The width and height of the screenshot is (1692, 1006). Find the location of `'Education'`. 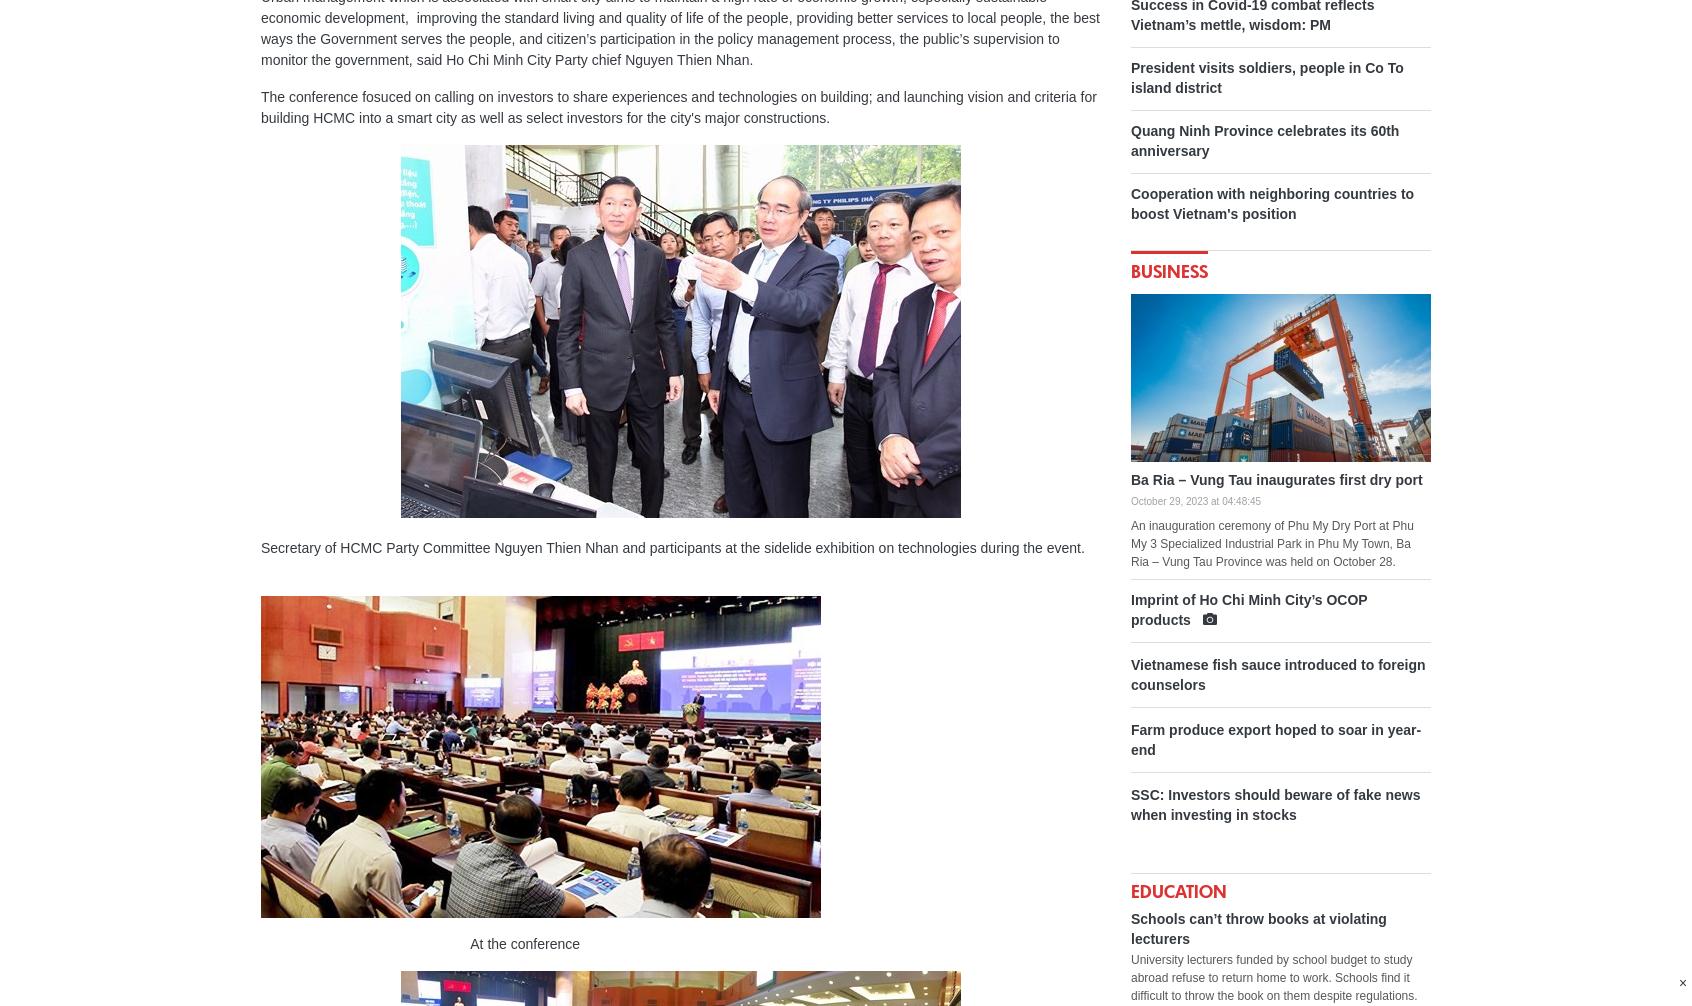

'Education' is located at coordinates (1177, 890).